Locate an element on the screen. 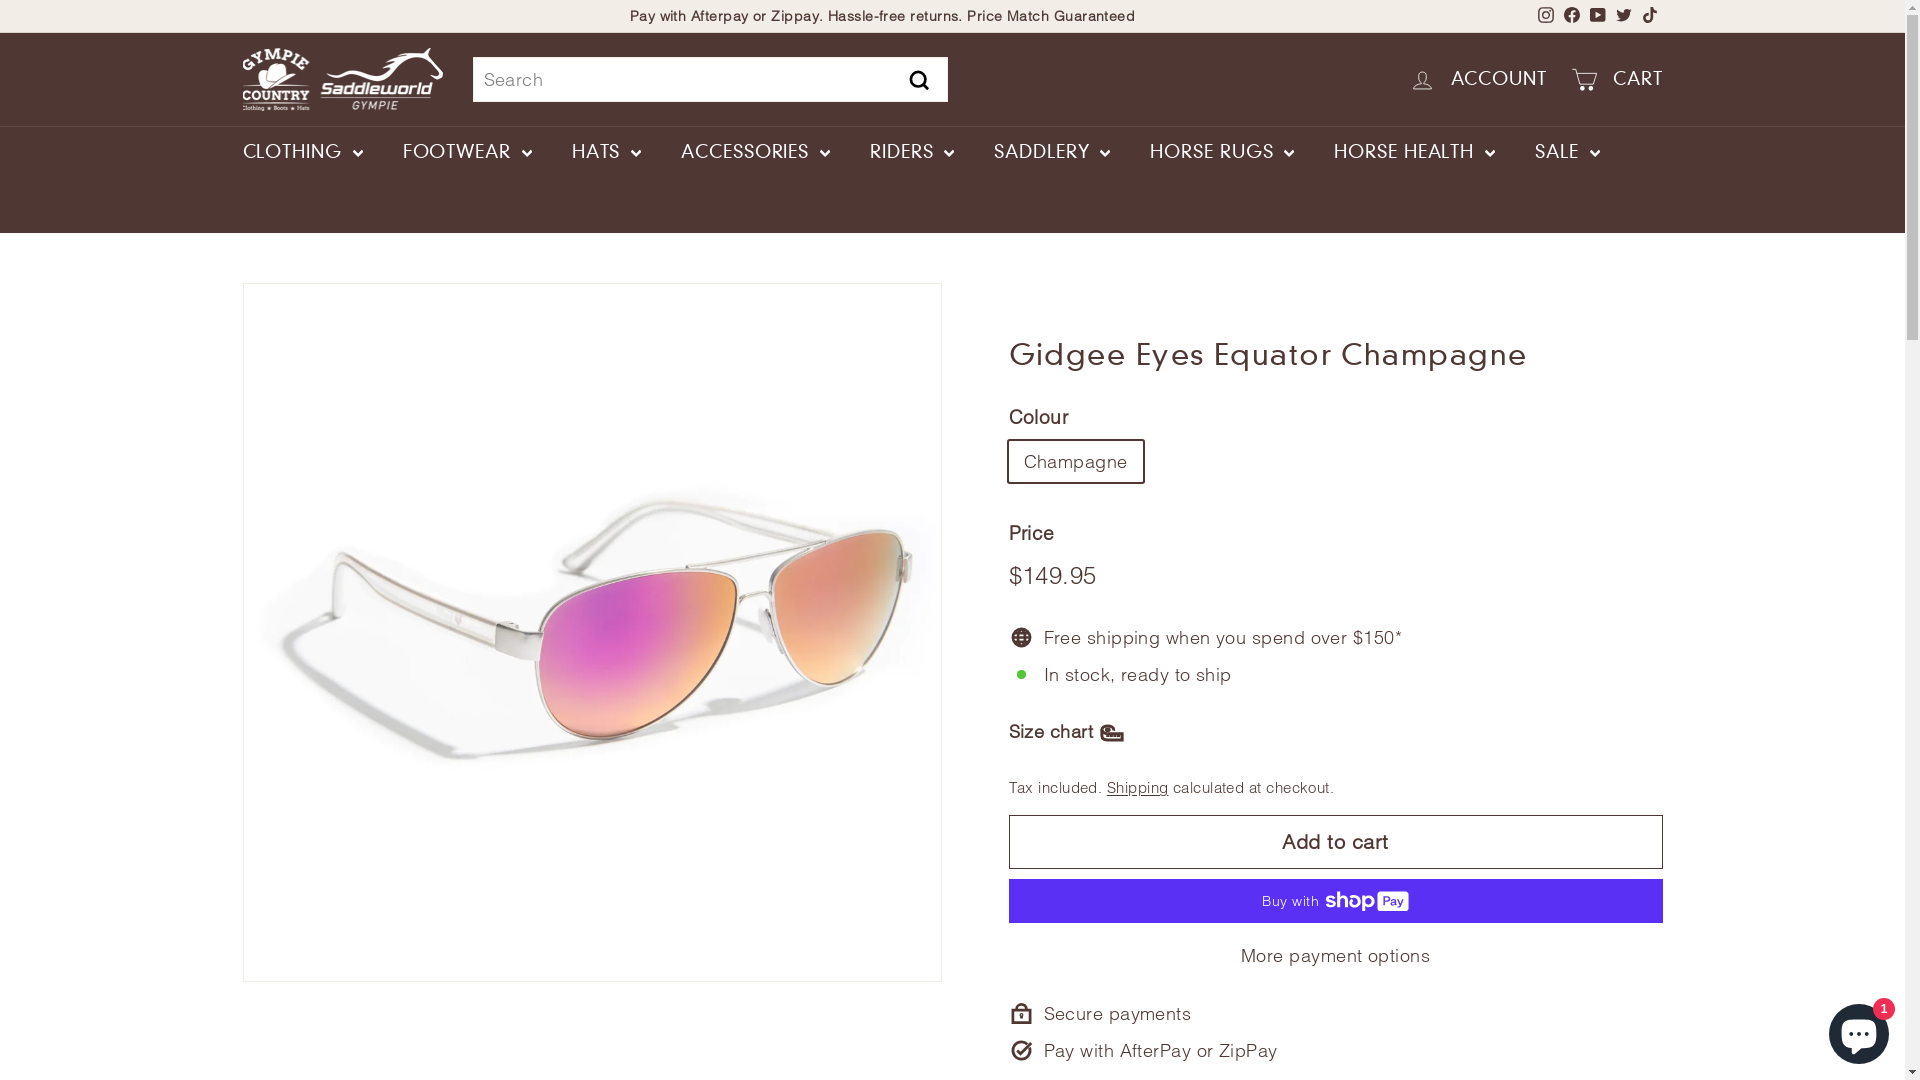 The height and width of the screenshot is (1080, 1920). 'More payment options' is located at coordinates (1334, 954).